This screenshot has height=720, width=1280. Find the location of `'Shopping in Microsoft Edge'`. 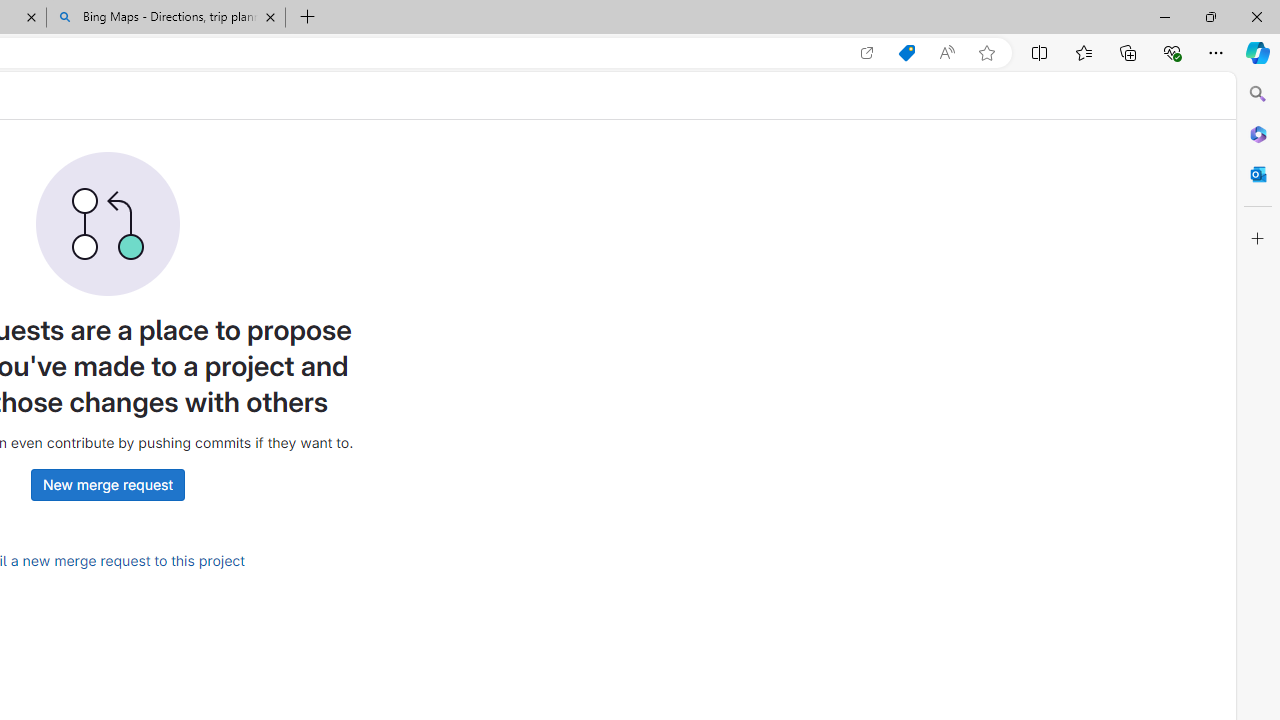

'Shopping in Microsoft Edge' is located at coordinates (905, 52).